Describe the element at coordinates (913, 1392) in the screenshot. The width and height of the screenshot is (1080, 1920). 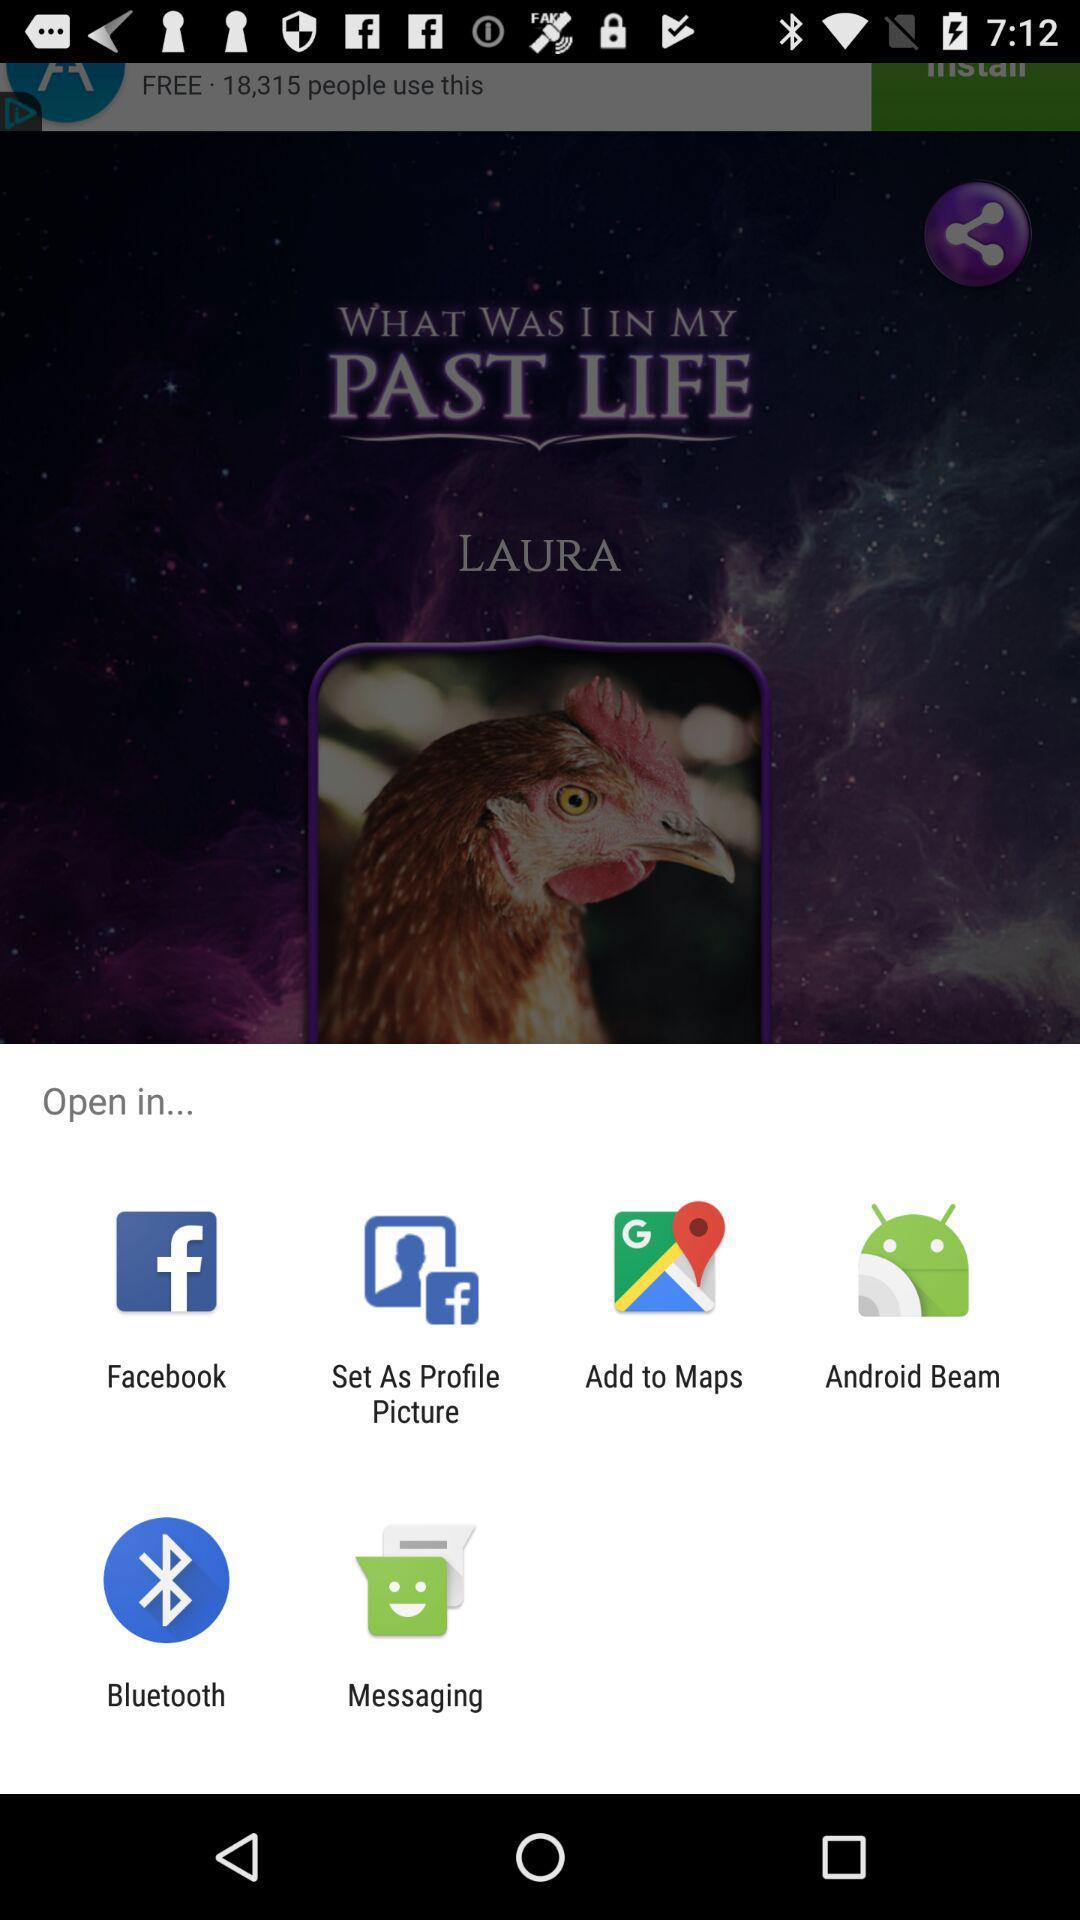
I see `the android beam item` at that location.